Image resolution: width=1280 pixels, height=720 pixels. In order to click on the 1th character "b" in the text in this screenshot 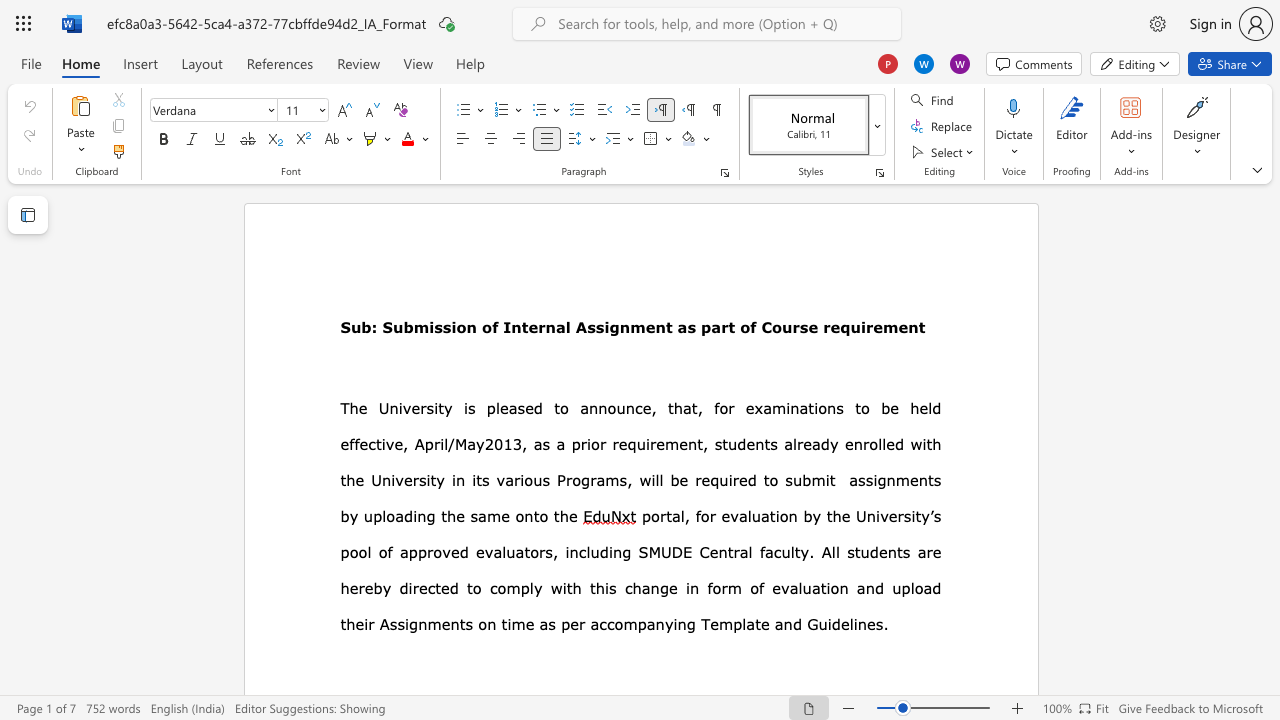, I will do `click(345, 515)`.